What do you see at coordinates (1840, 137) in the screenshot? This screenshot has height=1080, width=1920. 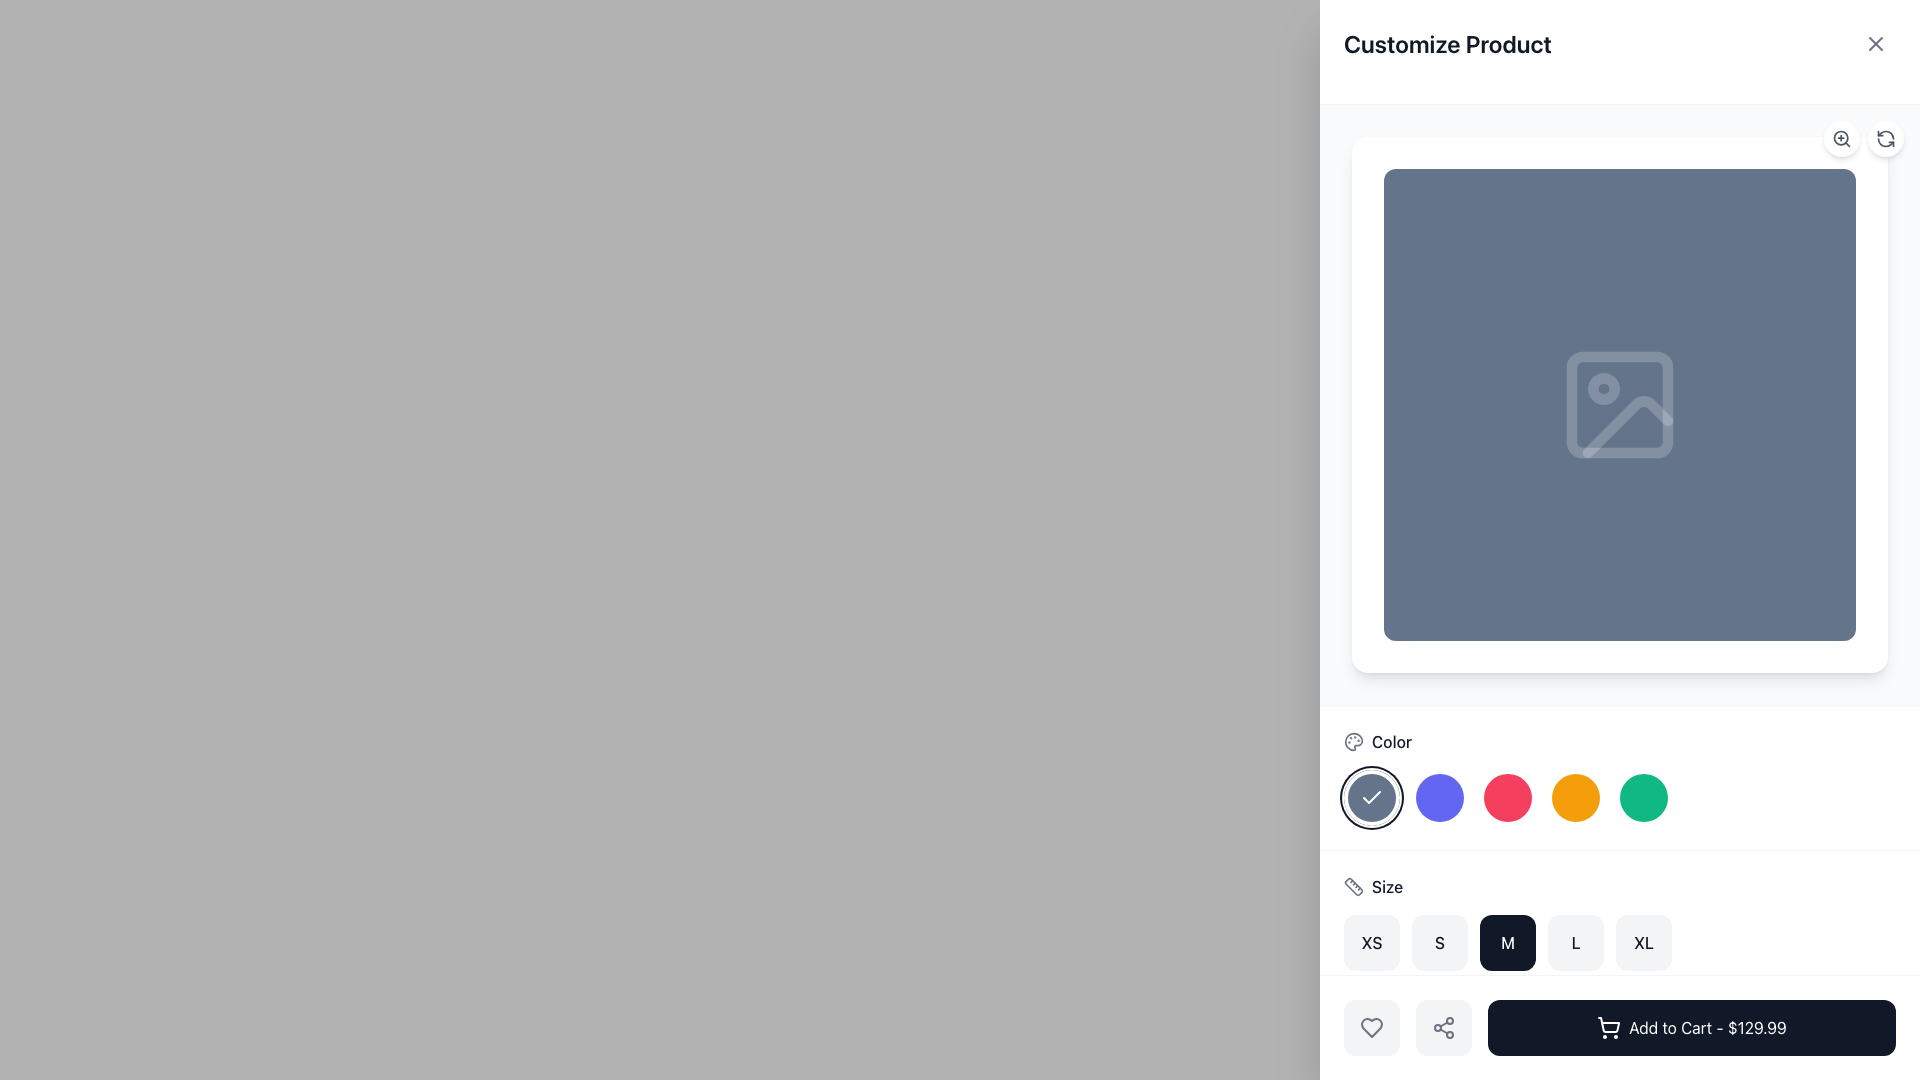 I see `the central circular component of the magnifying glass icon located on the top-right of the customization interface` at bounding box center [1840, 137].